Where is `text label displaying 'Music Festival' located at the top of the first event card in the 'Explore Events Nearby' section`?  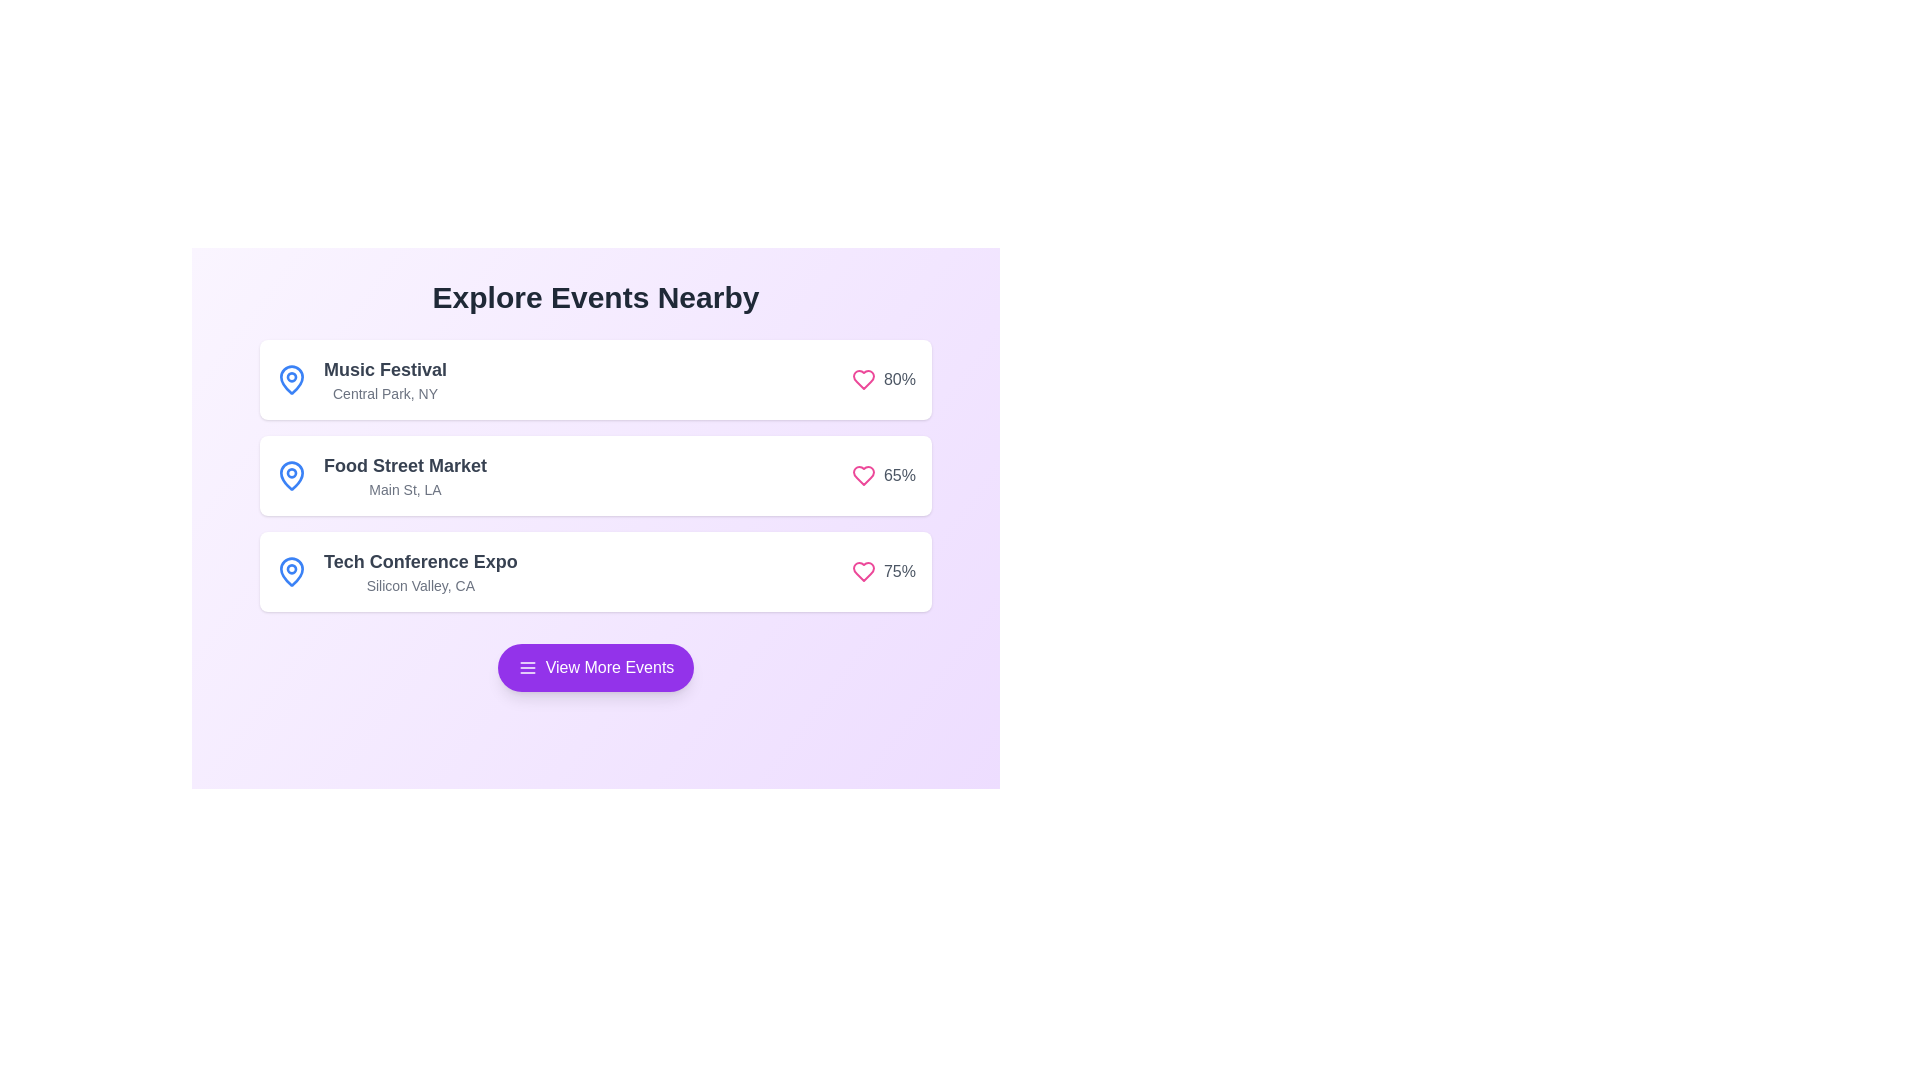
text label displaying 'Music Festival' located at the top of the first event card in the 'Explore Events Nearby' section is located at coordinates (385, 370).